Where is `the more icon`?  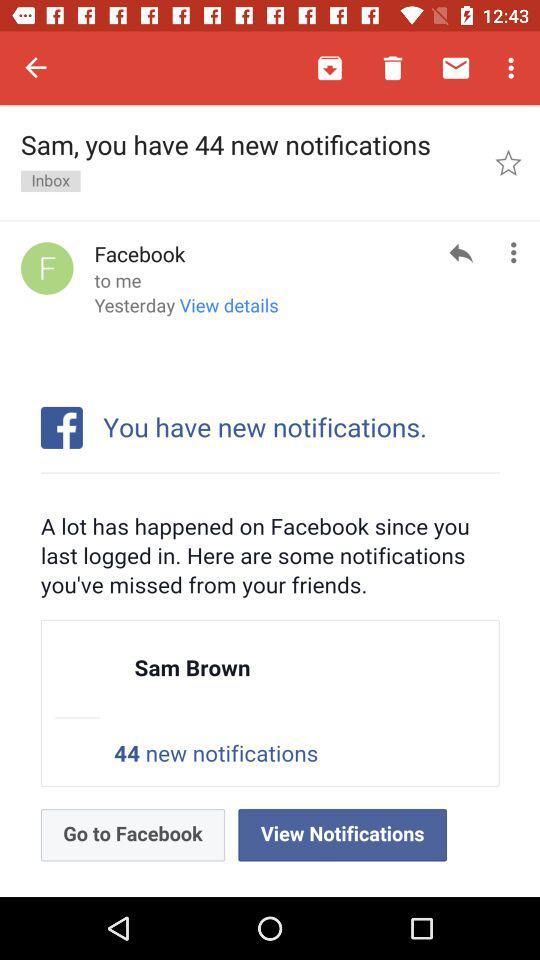
the more icon is located at coordinates (516, 251).